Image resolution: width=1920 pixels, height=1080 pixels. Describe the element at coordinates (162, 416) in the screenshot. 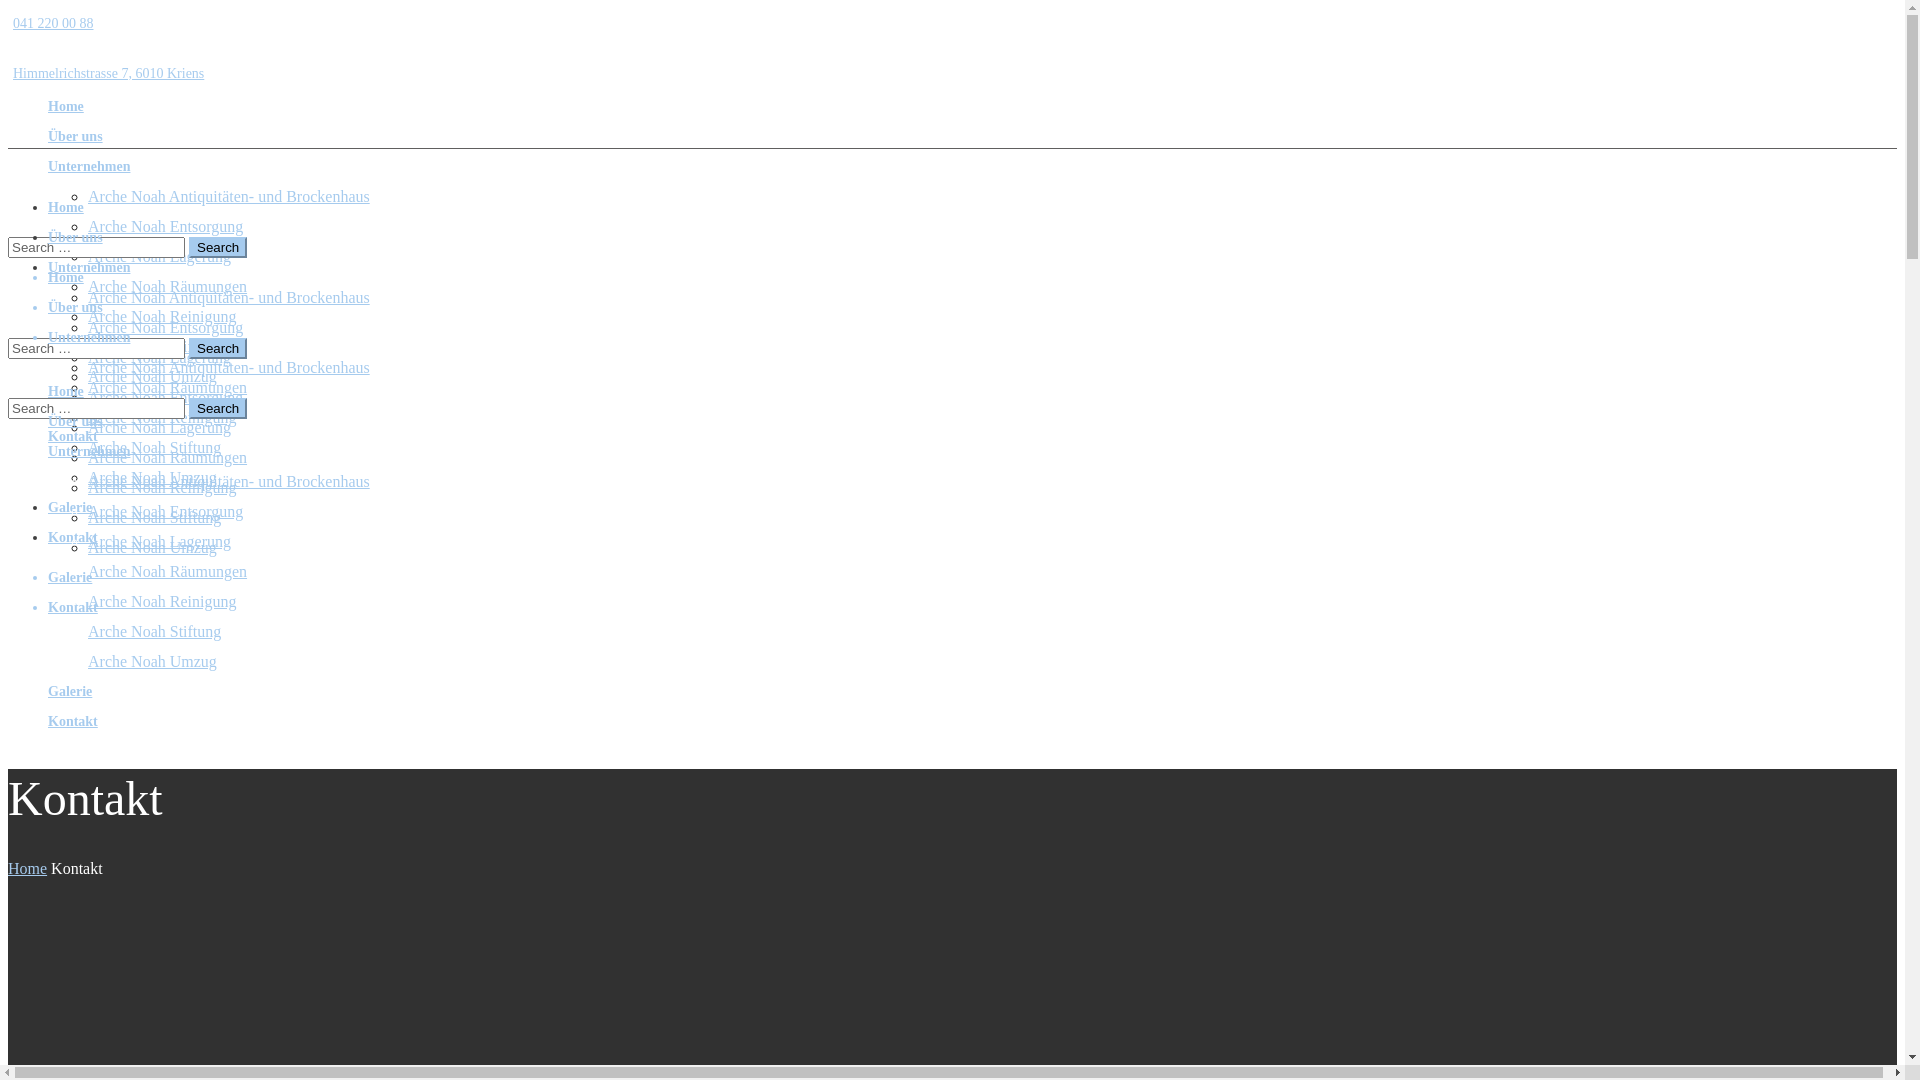

I see `'Arche Noah Reinigung'` at that location.